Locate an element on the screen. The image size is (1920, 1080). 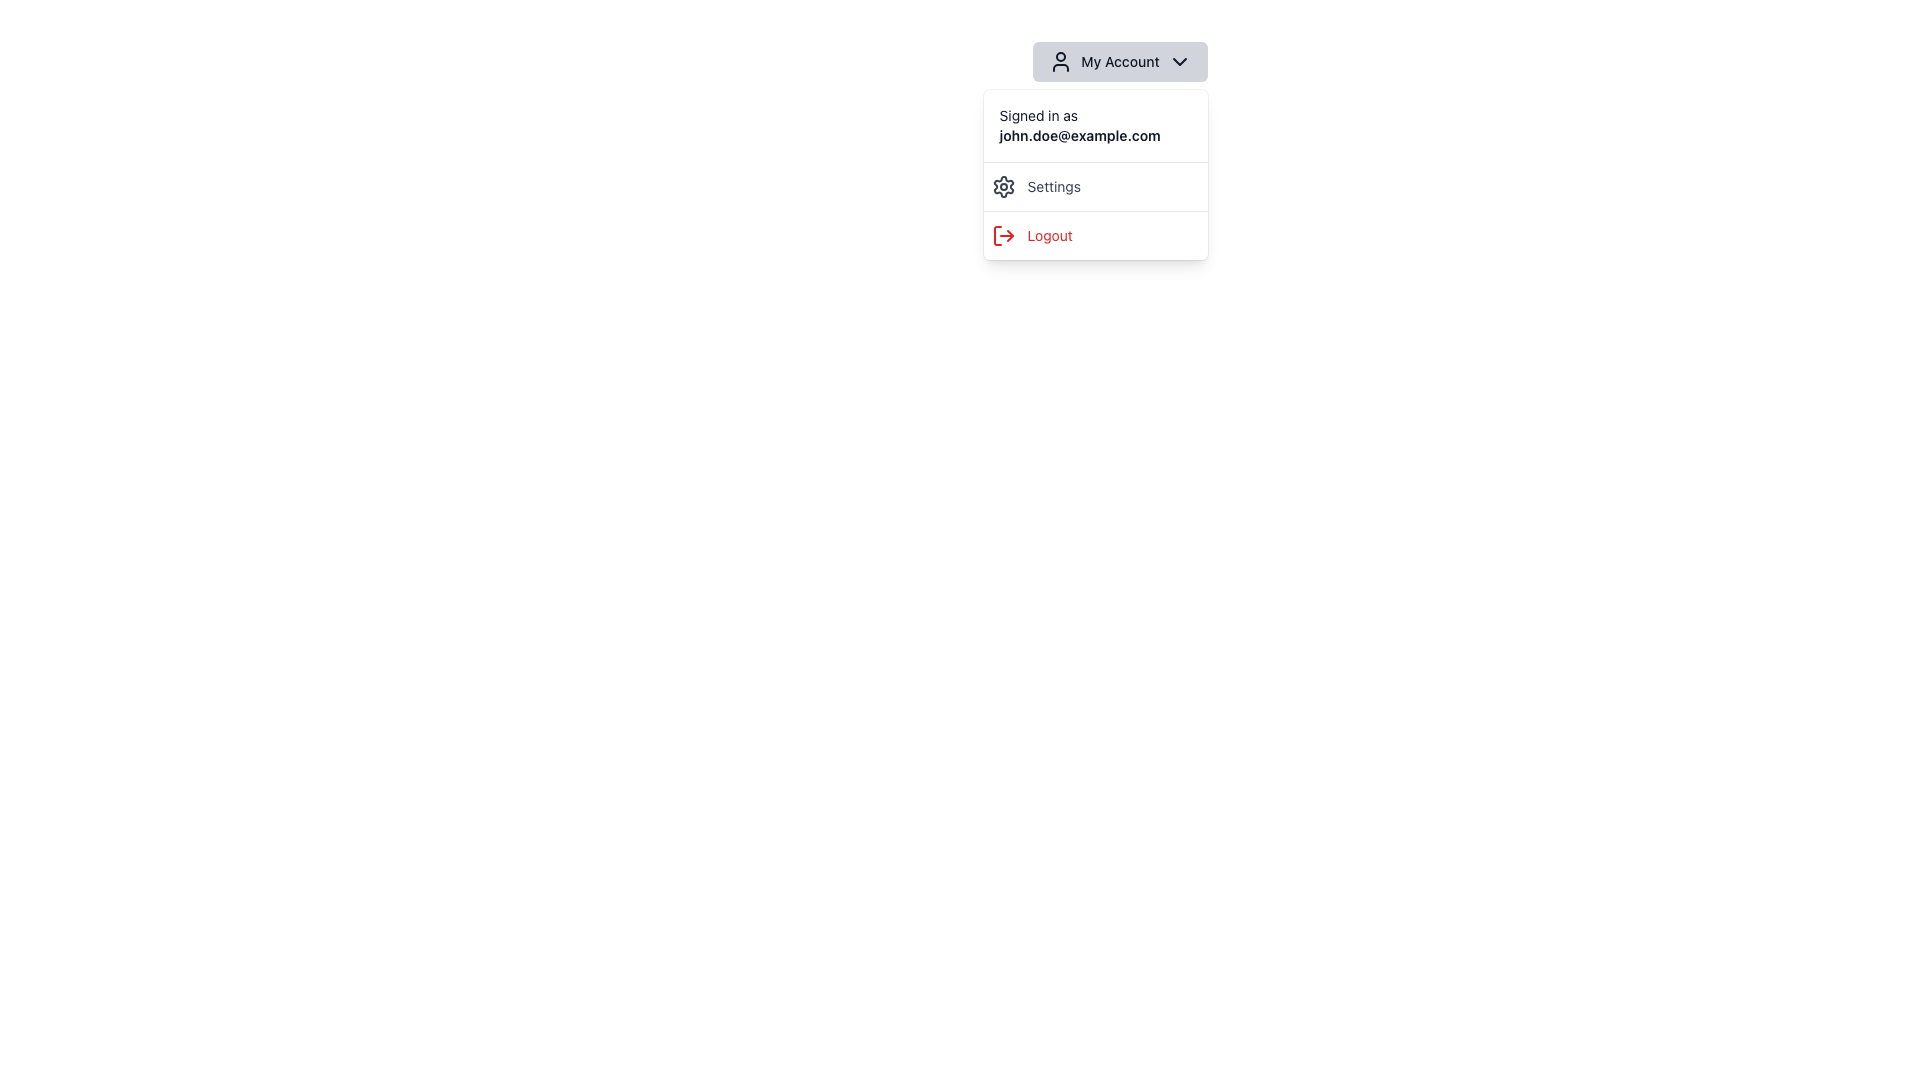
the rightward-facing arrow within the logout icon area of the dropdown menu is located at coordinates (1010, 234).